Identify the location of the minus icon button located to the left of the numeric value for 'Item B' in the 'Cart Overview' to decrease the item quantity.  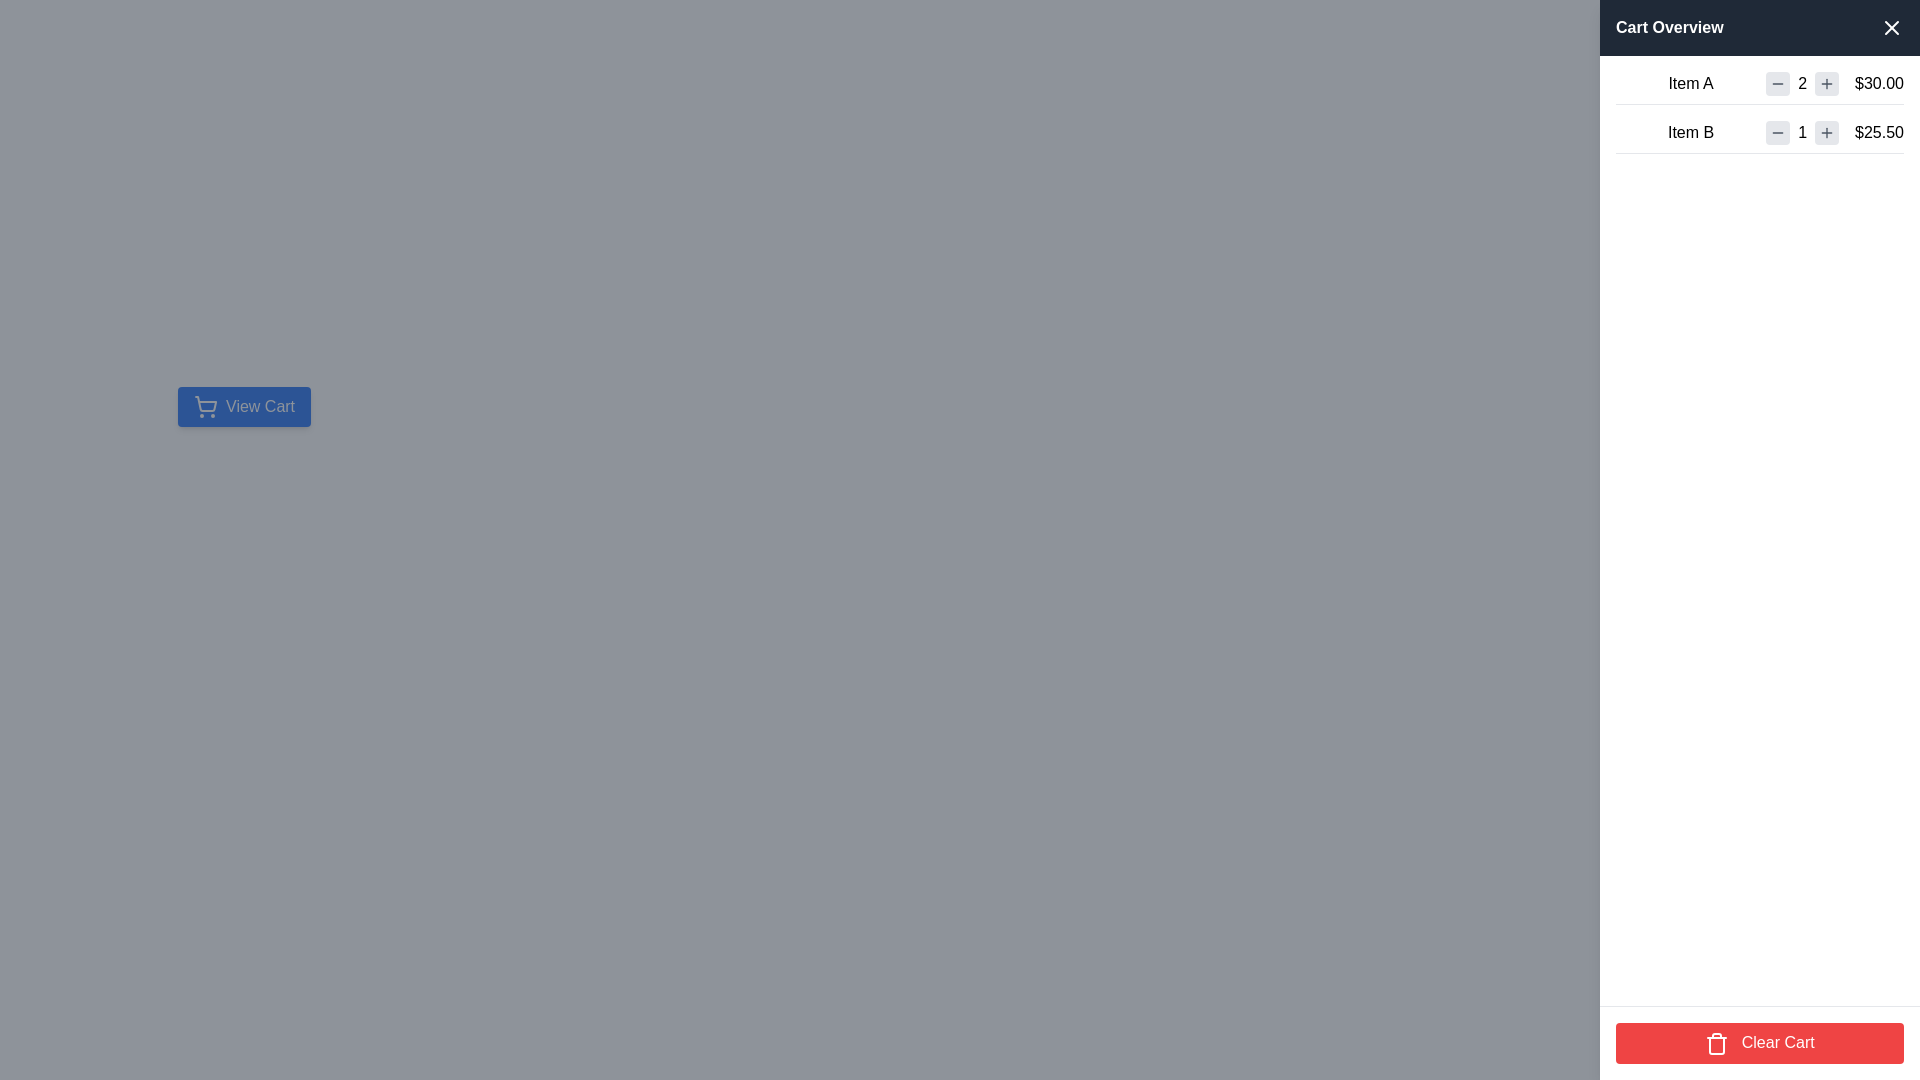
(1777, 132).